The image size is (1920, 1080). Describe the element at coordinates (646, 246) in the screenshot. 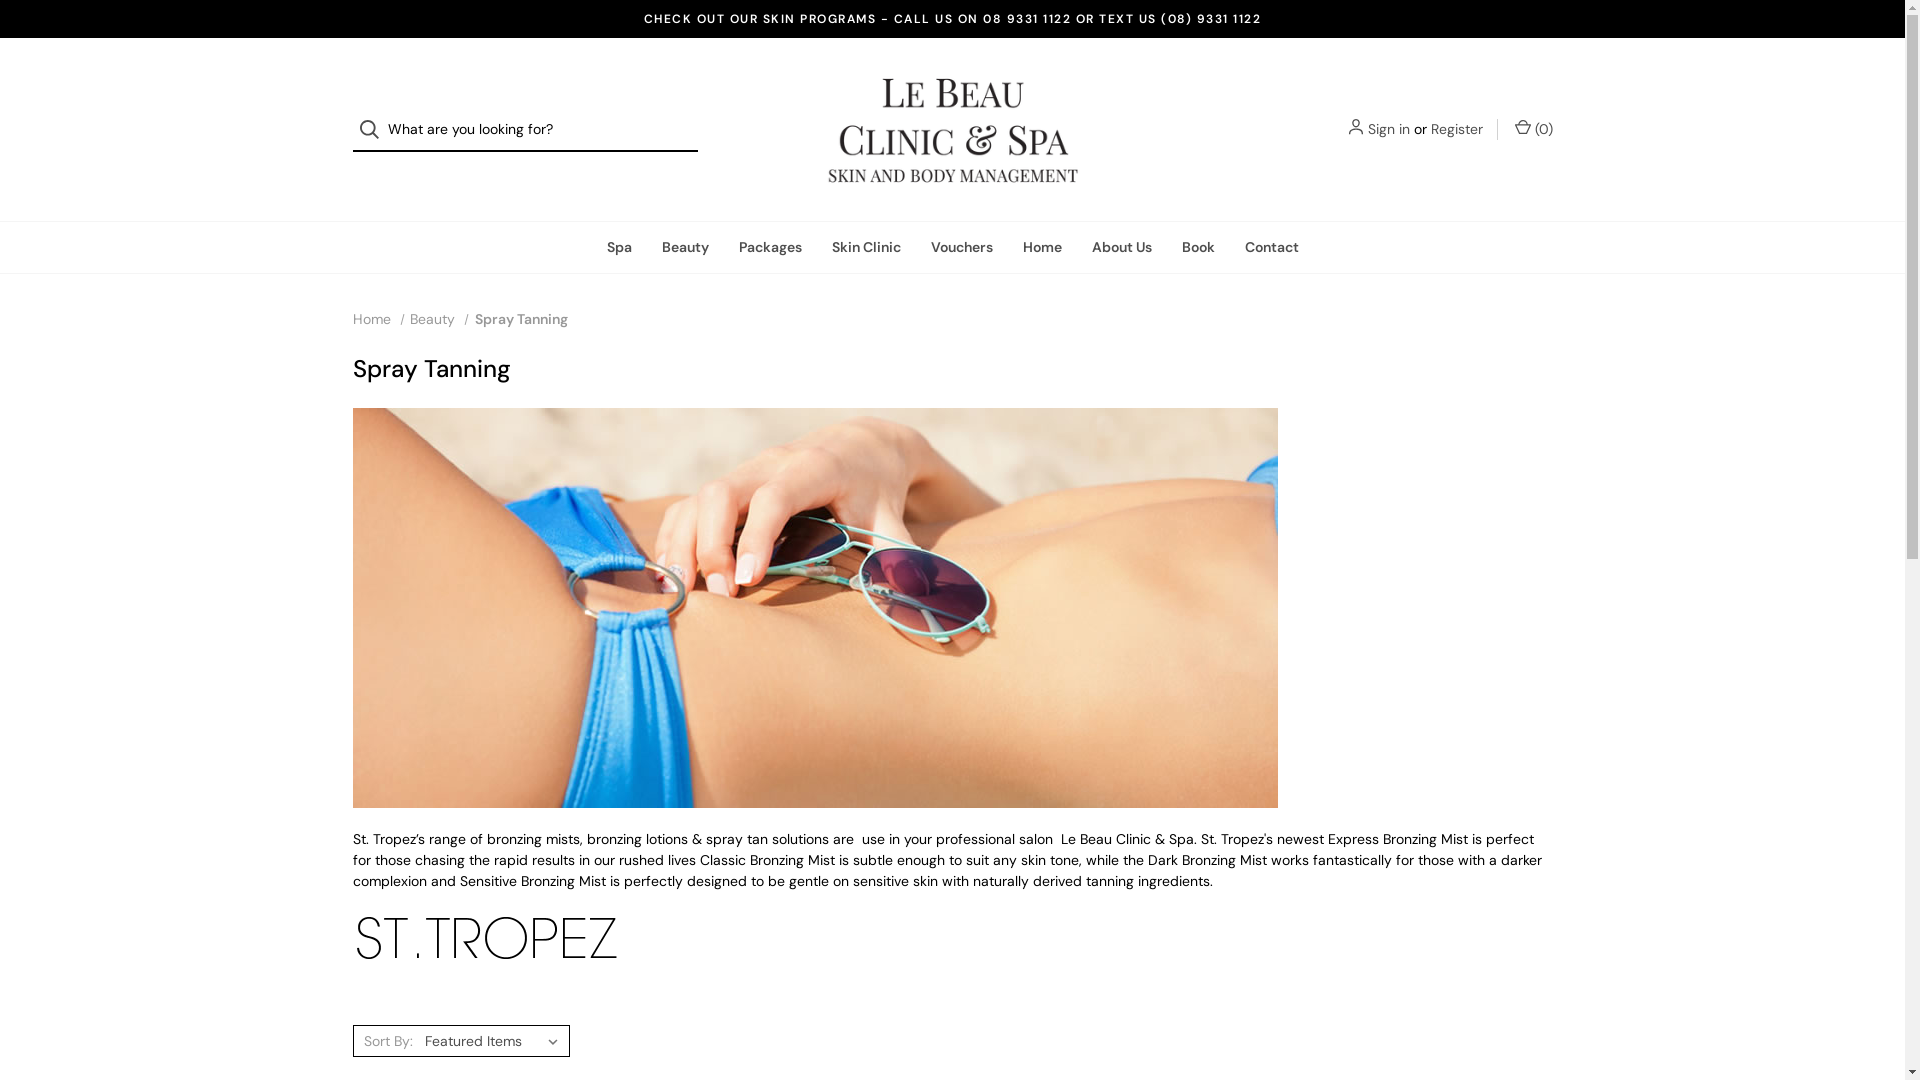

I see `'Beauty'` at that location.